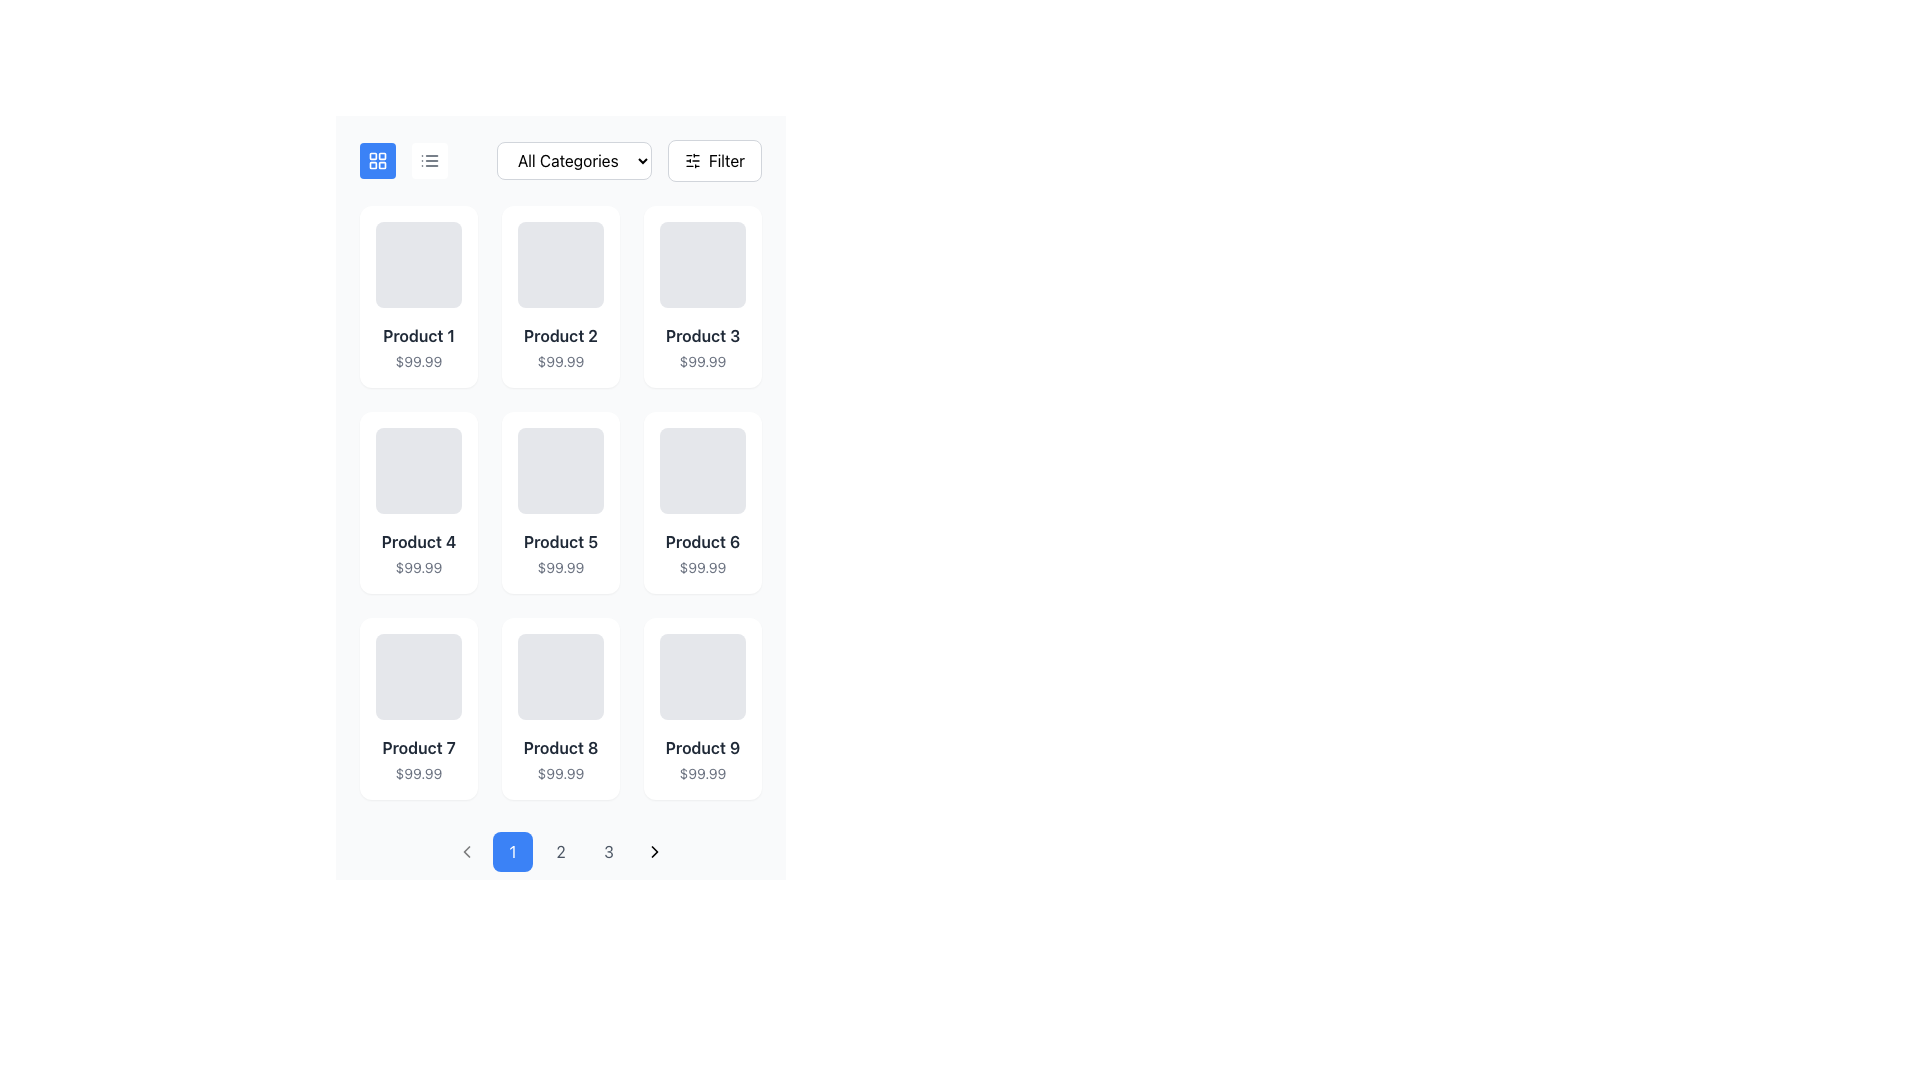 Image resolution: width=1920 pixels, height=1080 pixels. I want to click on text label displaying 'Product 1', which is styled with bold font and distinct dark gray color, located in the first tile of a grid view of products, so click(417, 334).